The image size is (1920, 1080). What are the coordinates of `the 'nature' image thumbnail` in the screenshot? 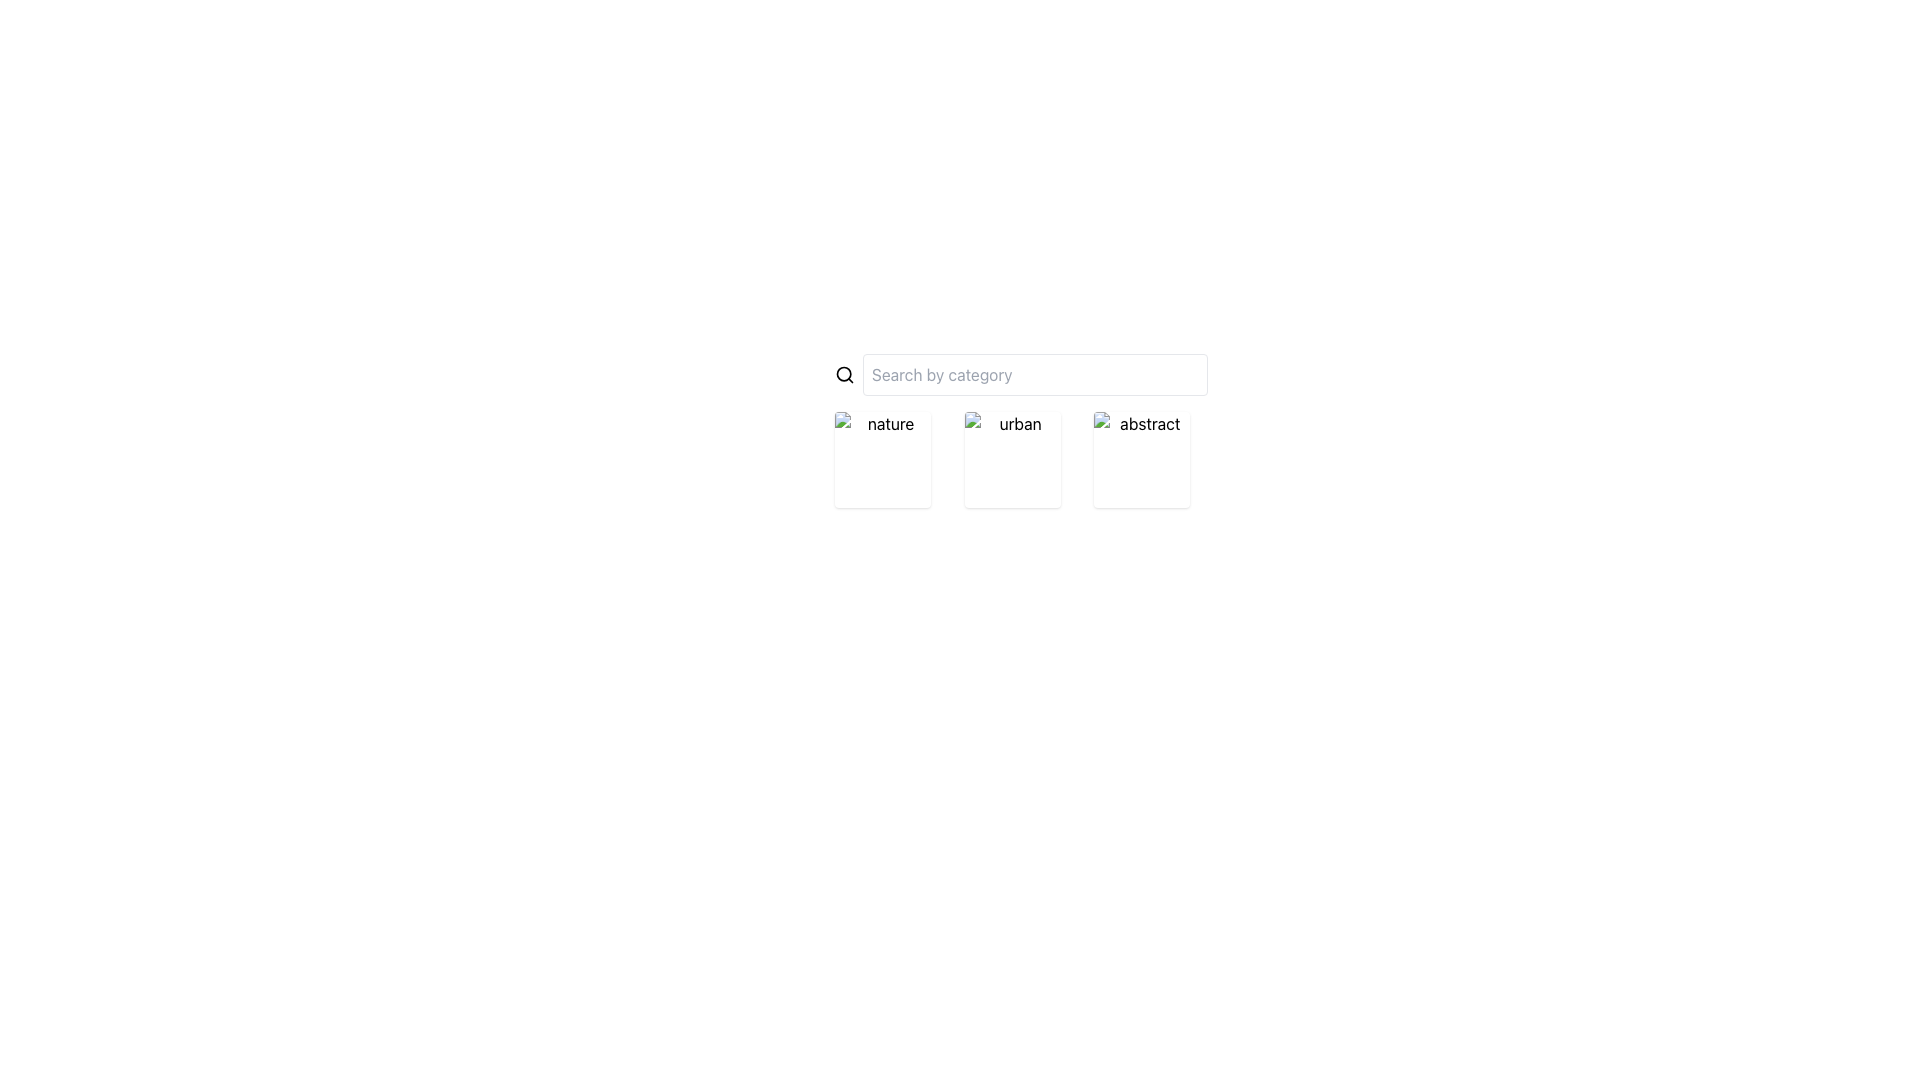 It's located at (882, 459).